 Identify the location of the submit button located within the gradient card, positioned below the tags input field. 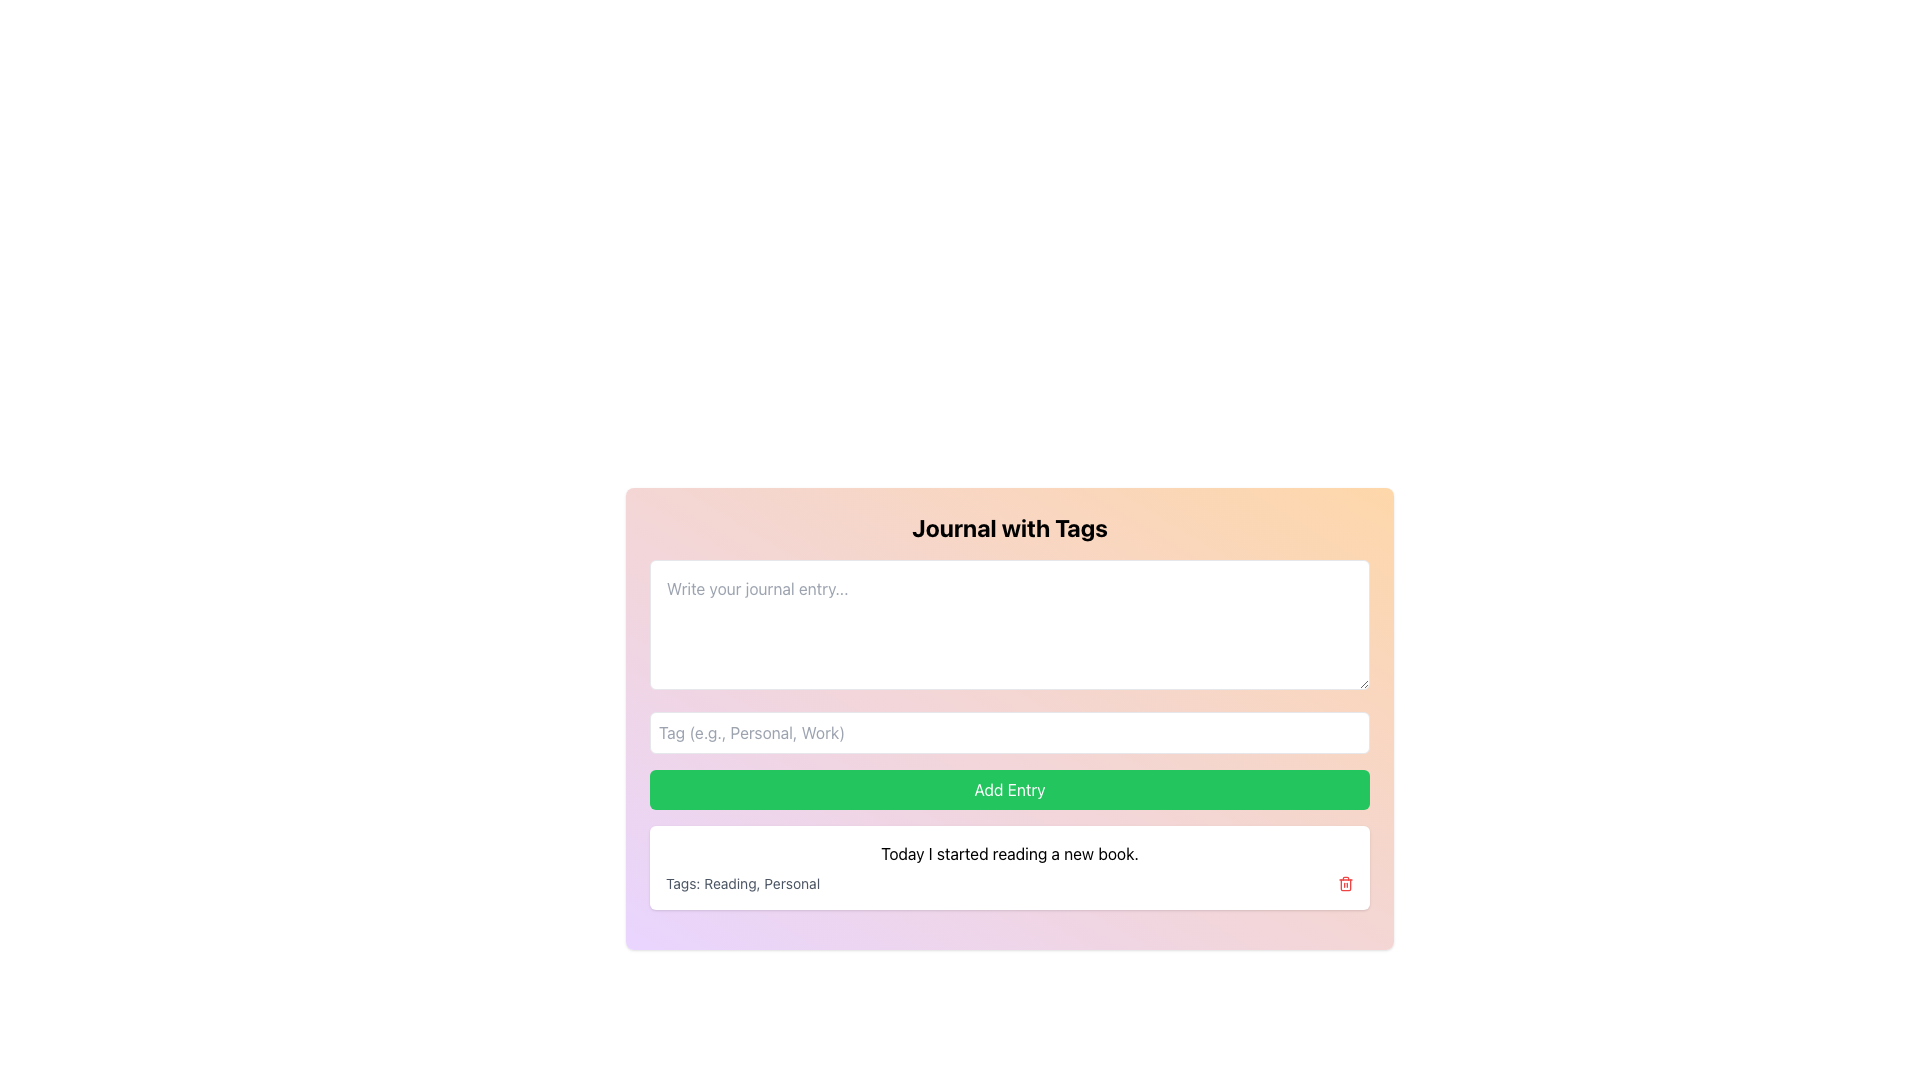
(1009, 789).